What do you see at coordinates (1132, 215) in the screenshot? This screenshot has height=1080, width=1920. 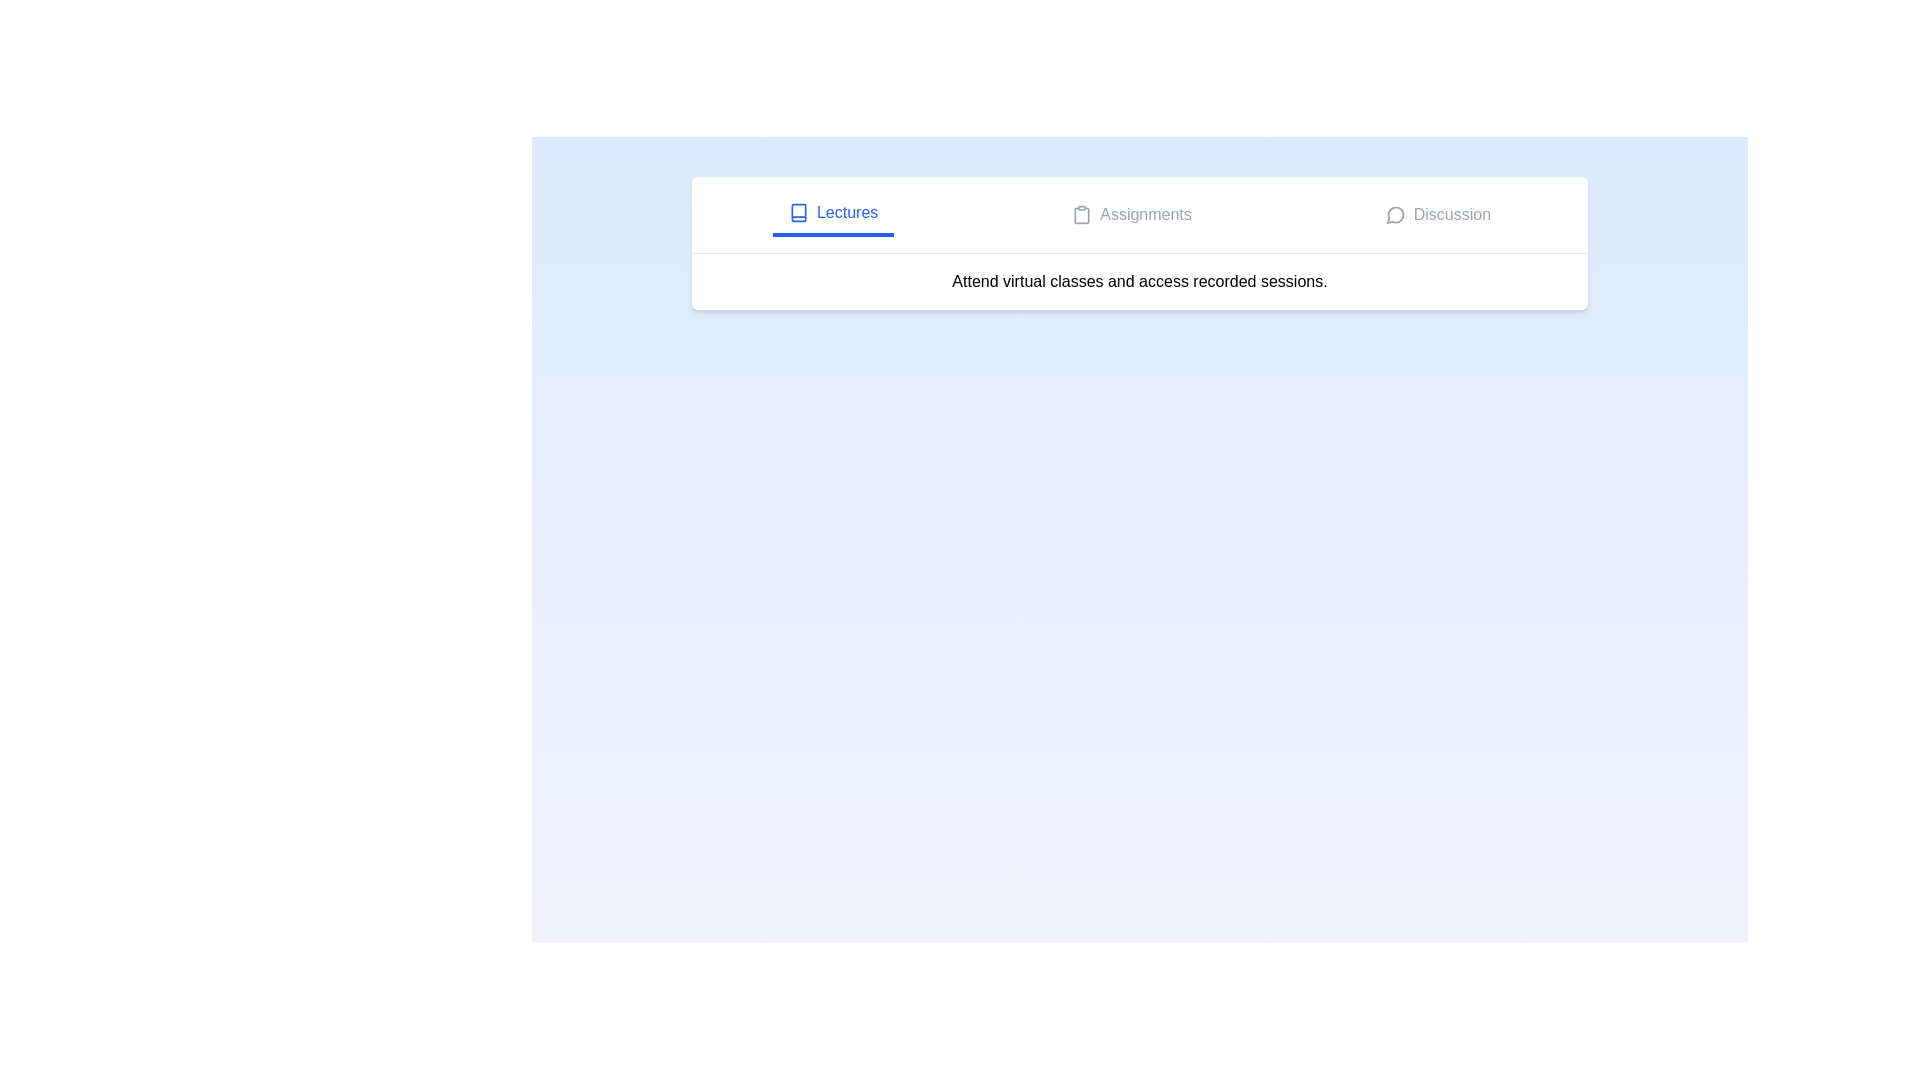 I see `the Assignments tab to view its content` at bounding box center [1132, 215].